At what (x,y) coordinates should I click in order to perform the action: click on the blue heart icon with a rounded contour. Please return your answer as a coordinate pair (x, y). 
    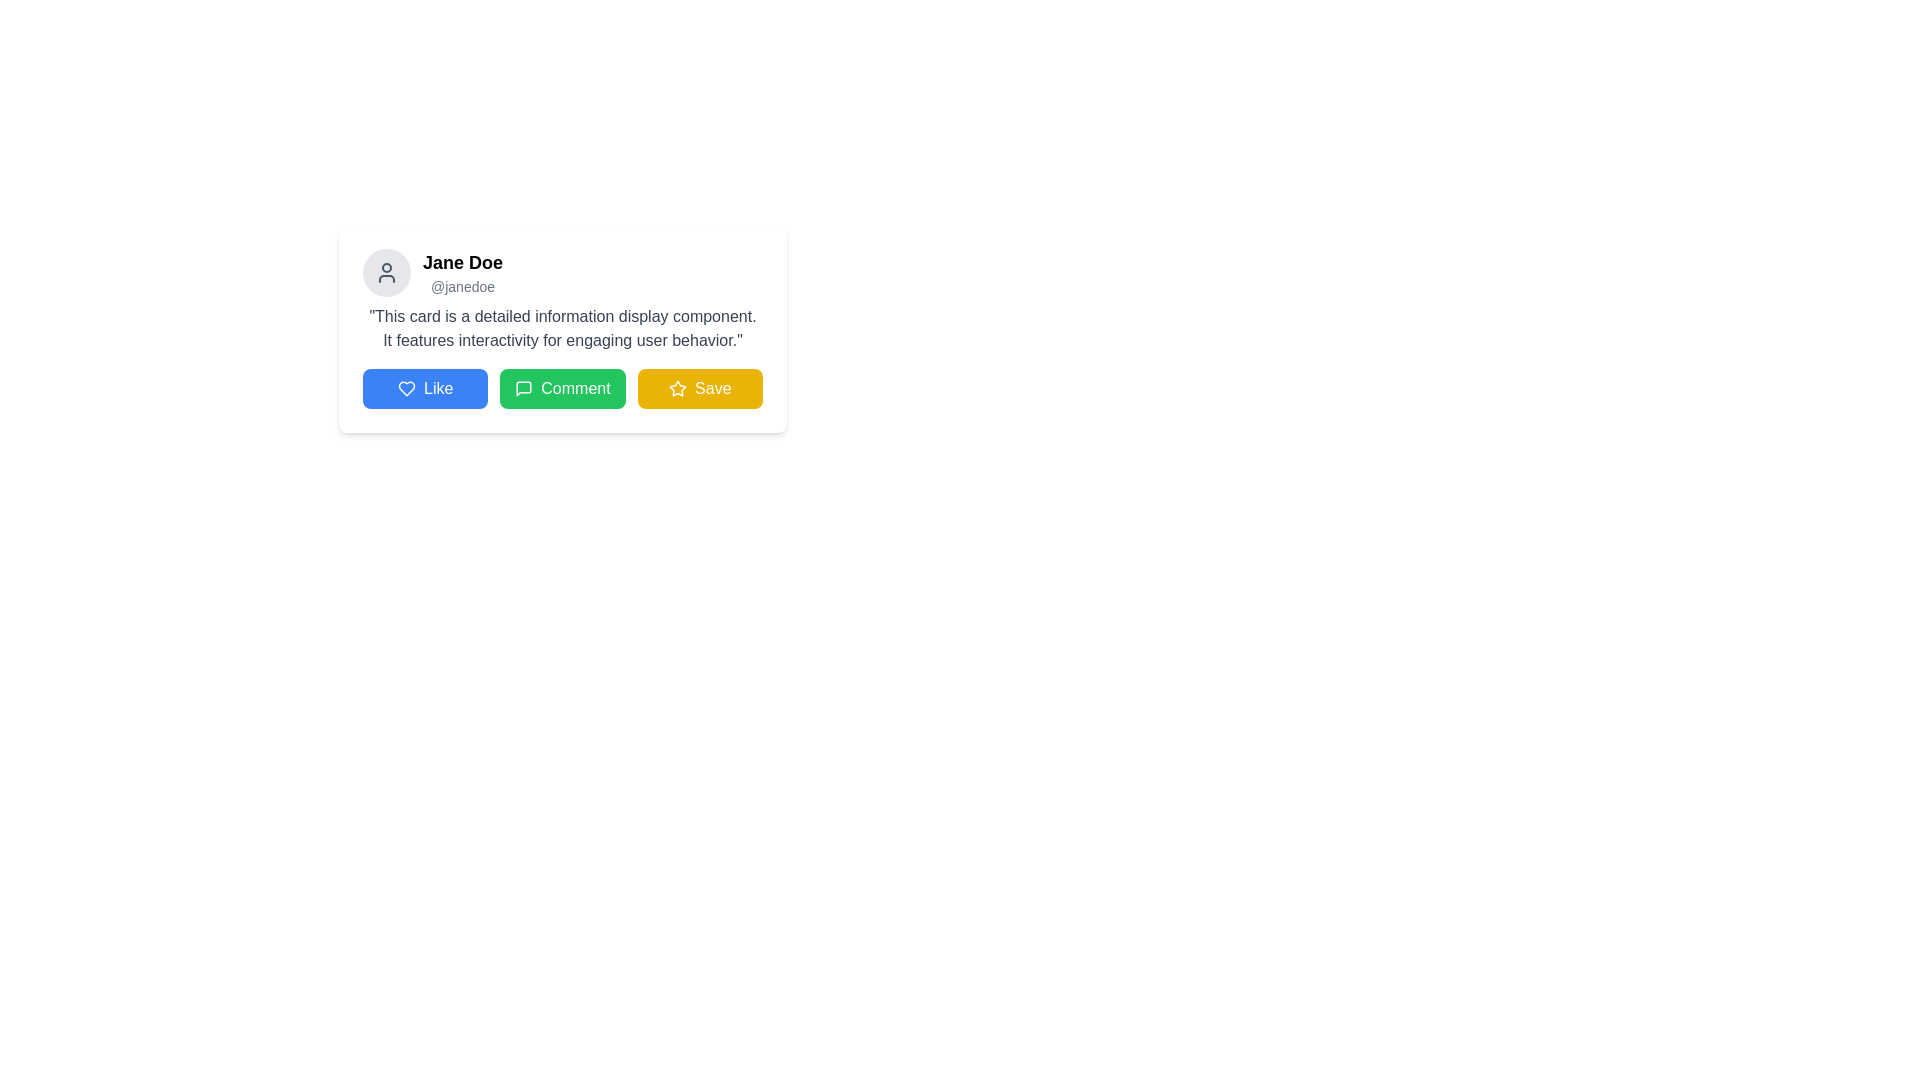
    Looking at the image, I should click on (406, 389).